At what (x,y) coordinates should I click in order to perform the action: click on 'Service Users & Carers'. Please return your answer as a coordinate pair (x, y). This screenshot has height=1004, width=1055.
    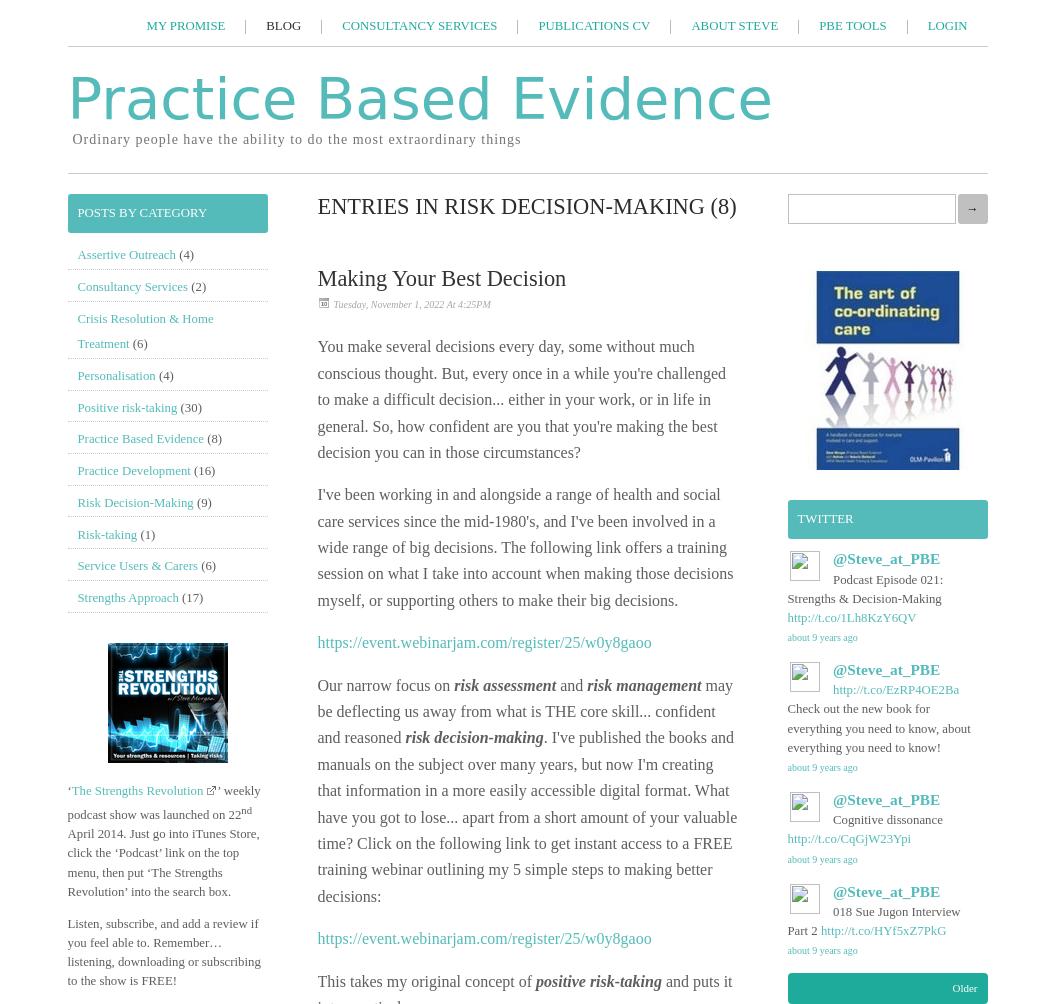
    Looking at the image, I should click on (137, 565).